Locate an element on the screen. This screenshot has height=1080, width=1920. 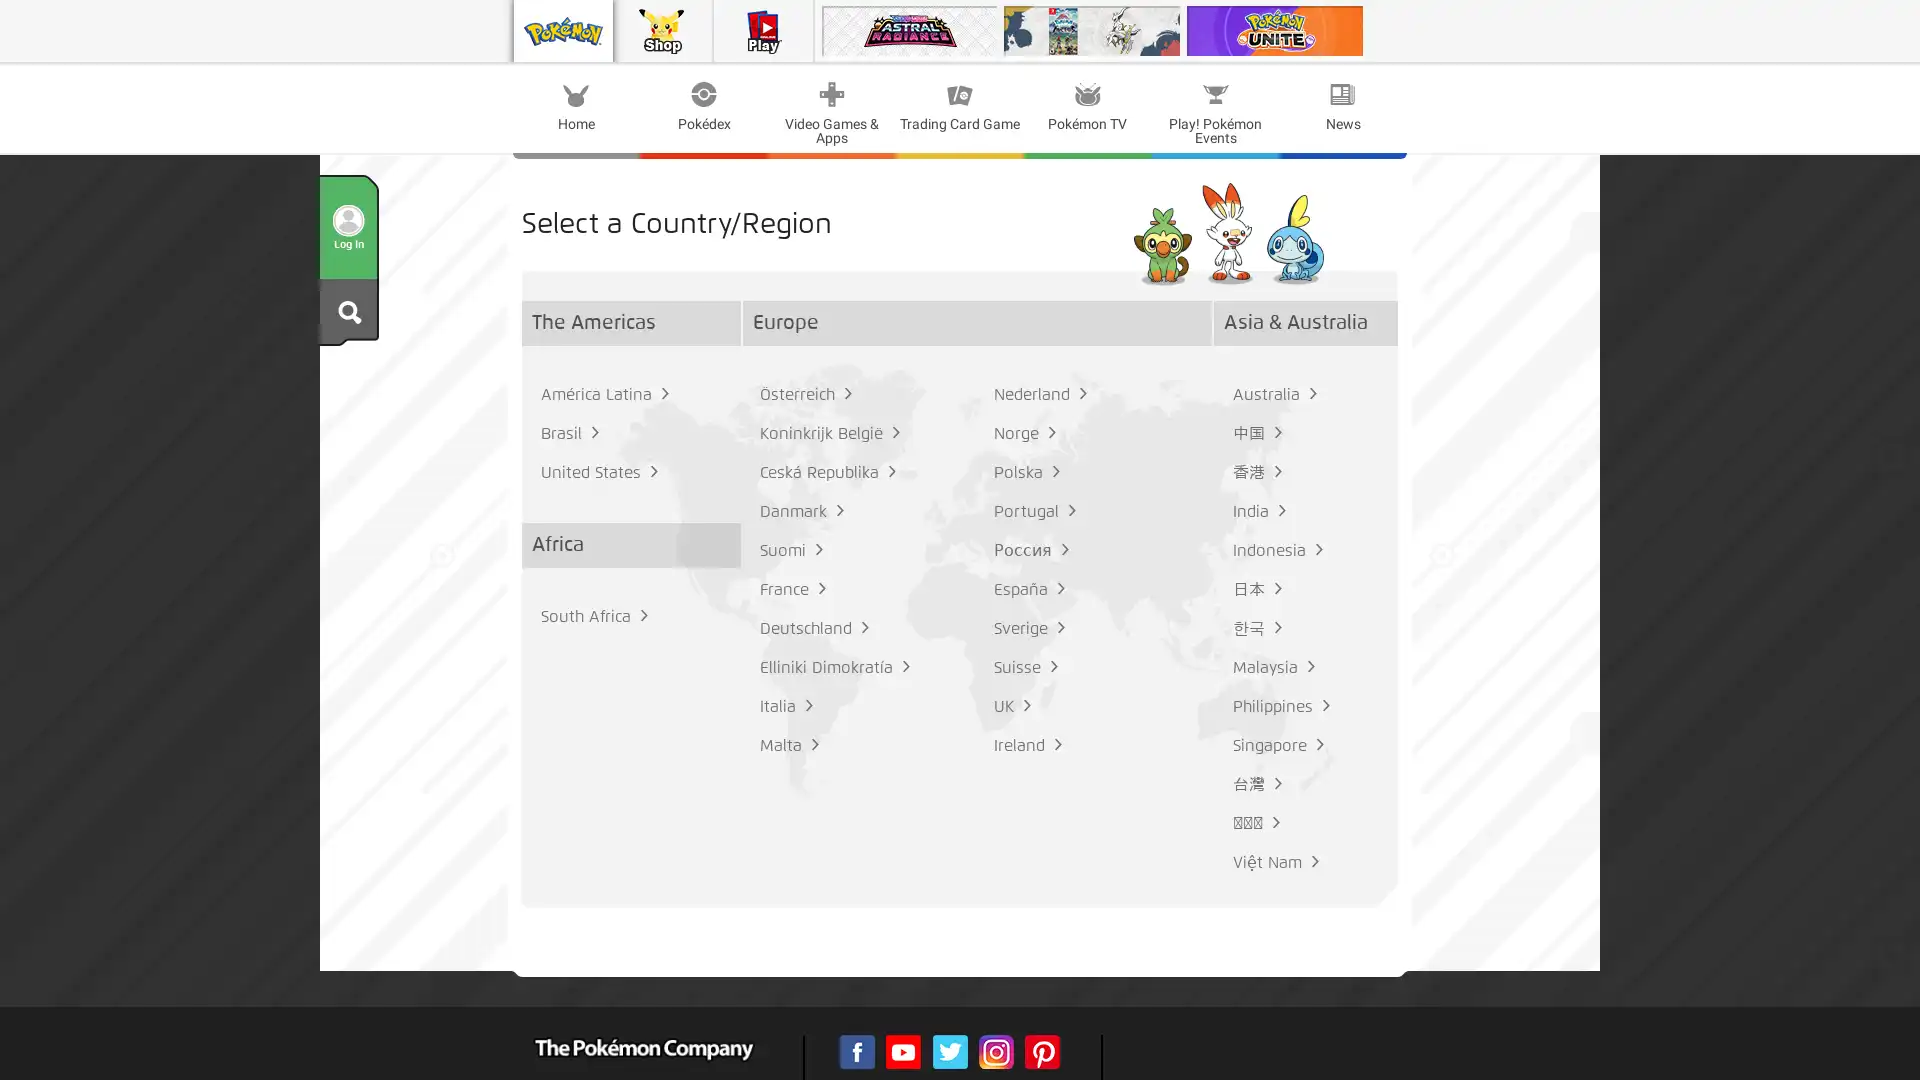
Accept All is located at coordinates (1034, 312).